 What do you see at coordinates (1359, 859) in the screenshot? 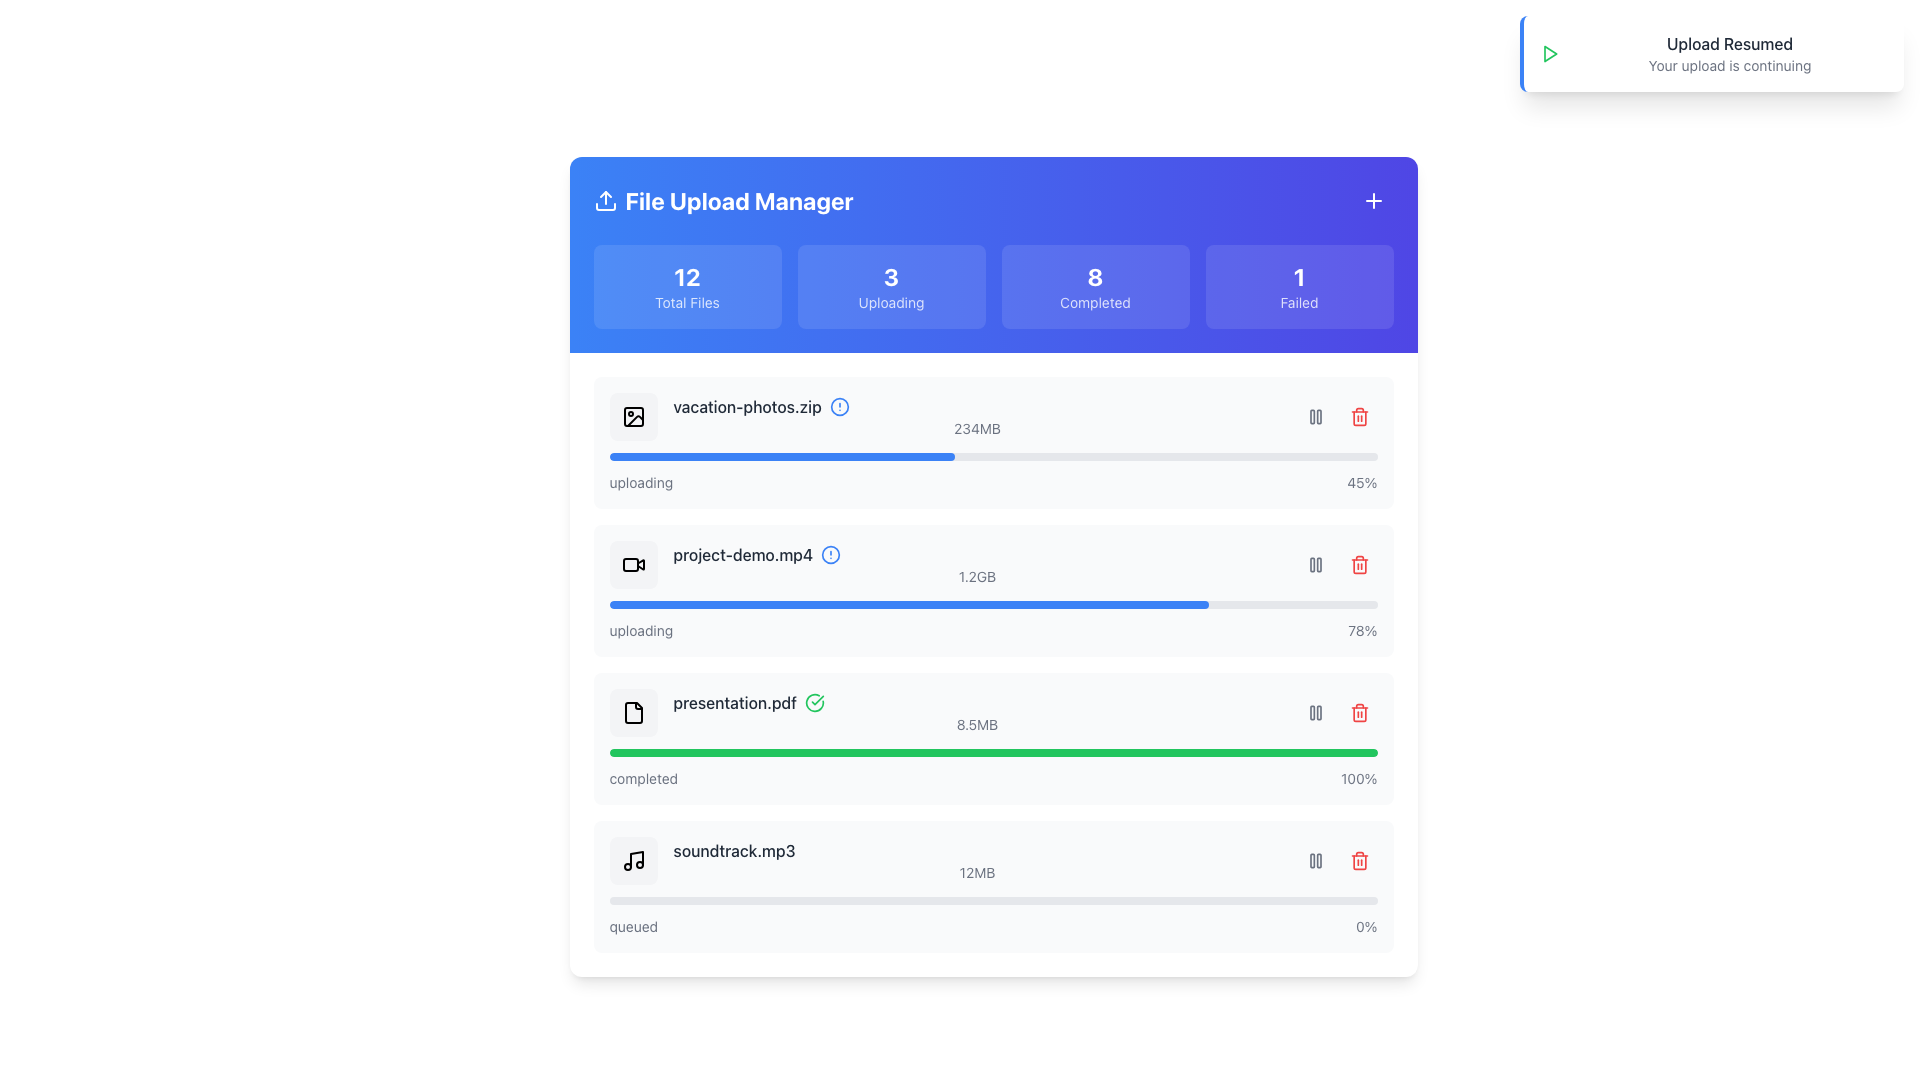
I see `the delete button icon at the end of the progress bar for the file labeled 'soundtrack.mp3' in the File Upload Manager interface` at bounding box center [1359, 859].